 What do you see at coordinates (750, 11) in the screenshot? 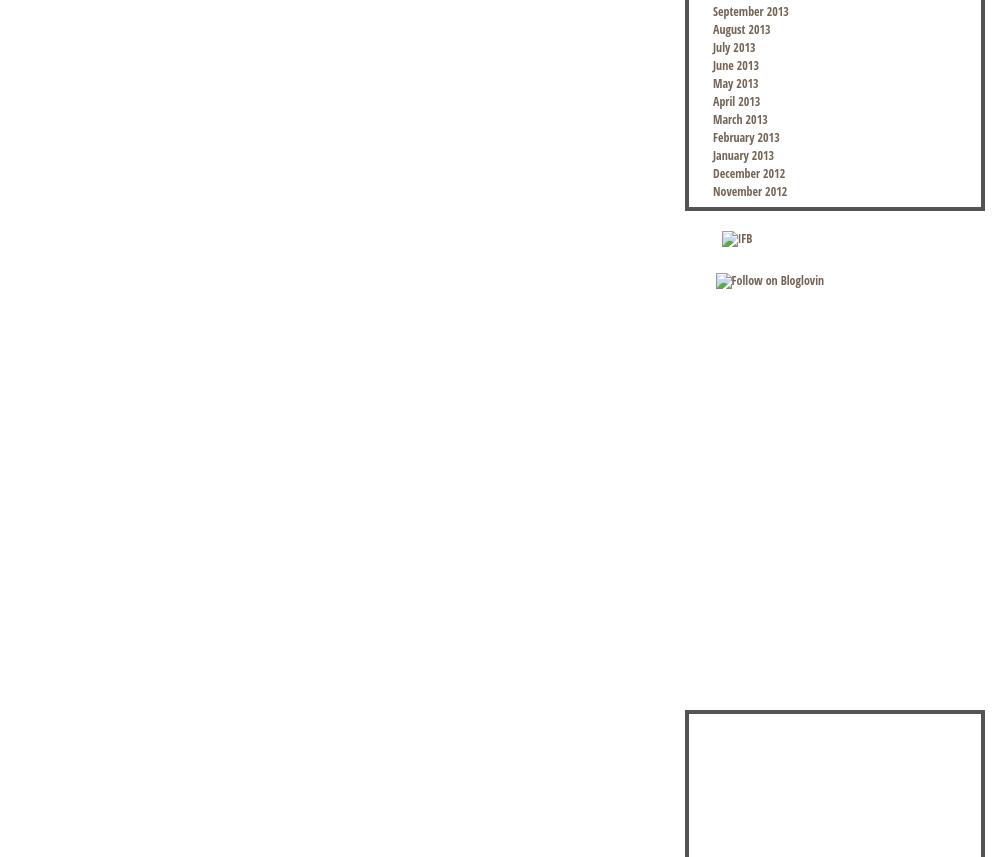
I see `'September 2013'` at bounding box center [750, 11].